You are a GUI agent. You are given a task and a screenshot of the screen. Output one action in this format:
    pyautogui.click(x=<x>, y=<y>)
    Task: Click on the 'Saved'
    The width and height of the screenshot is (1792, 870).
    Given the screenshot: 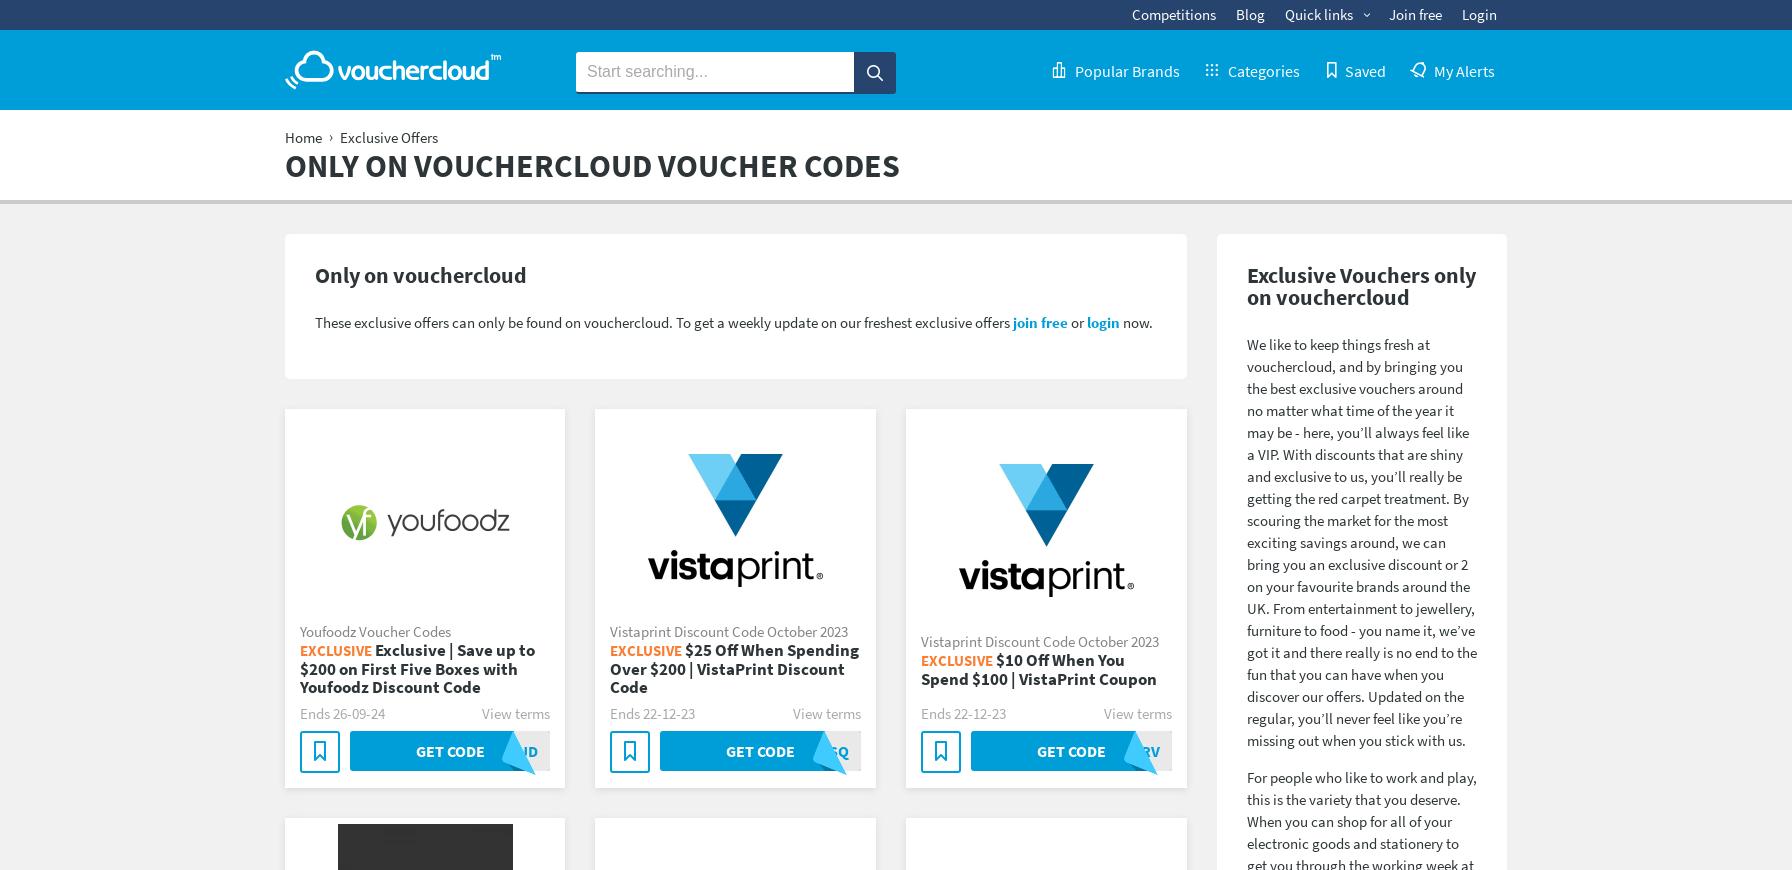 What is the action you would take?
    pyautogui.click(x=1365, y=69)
    